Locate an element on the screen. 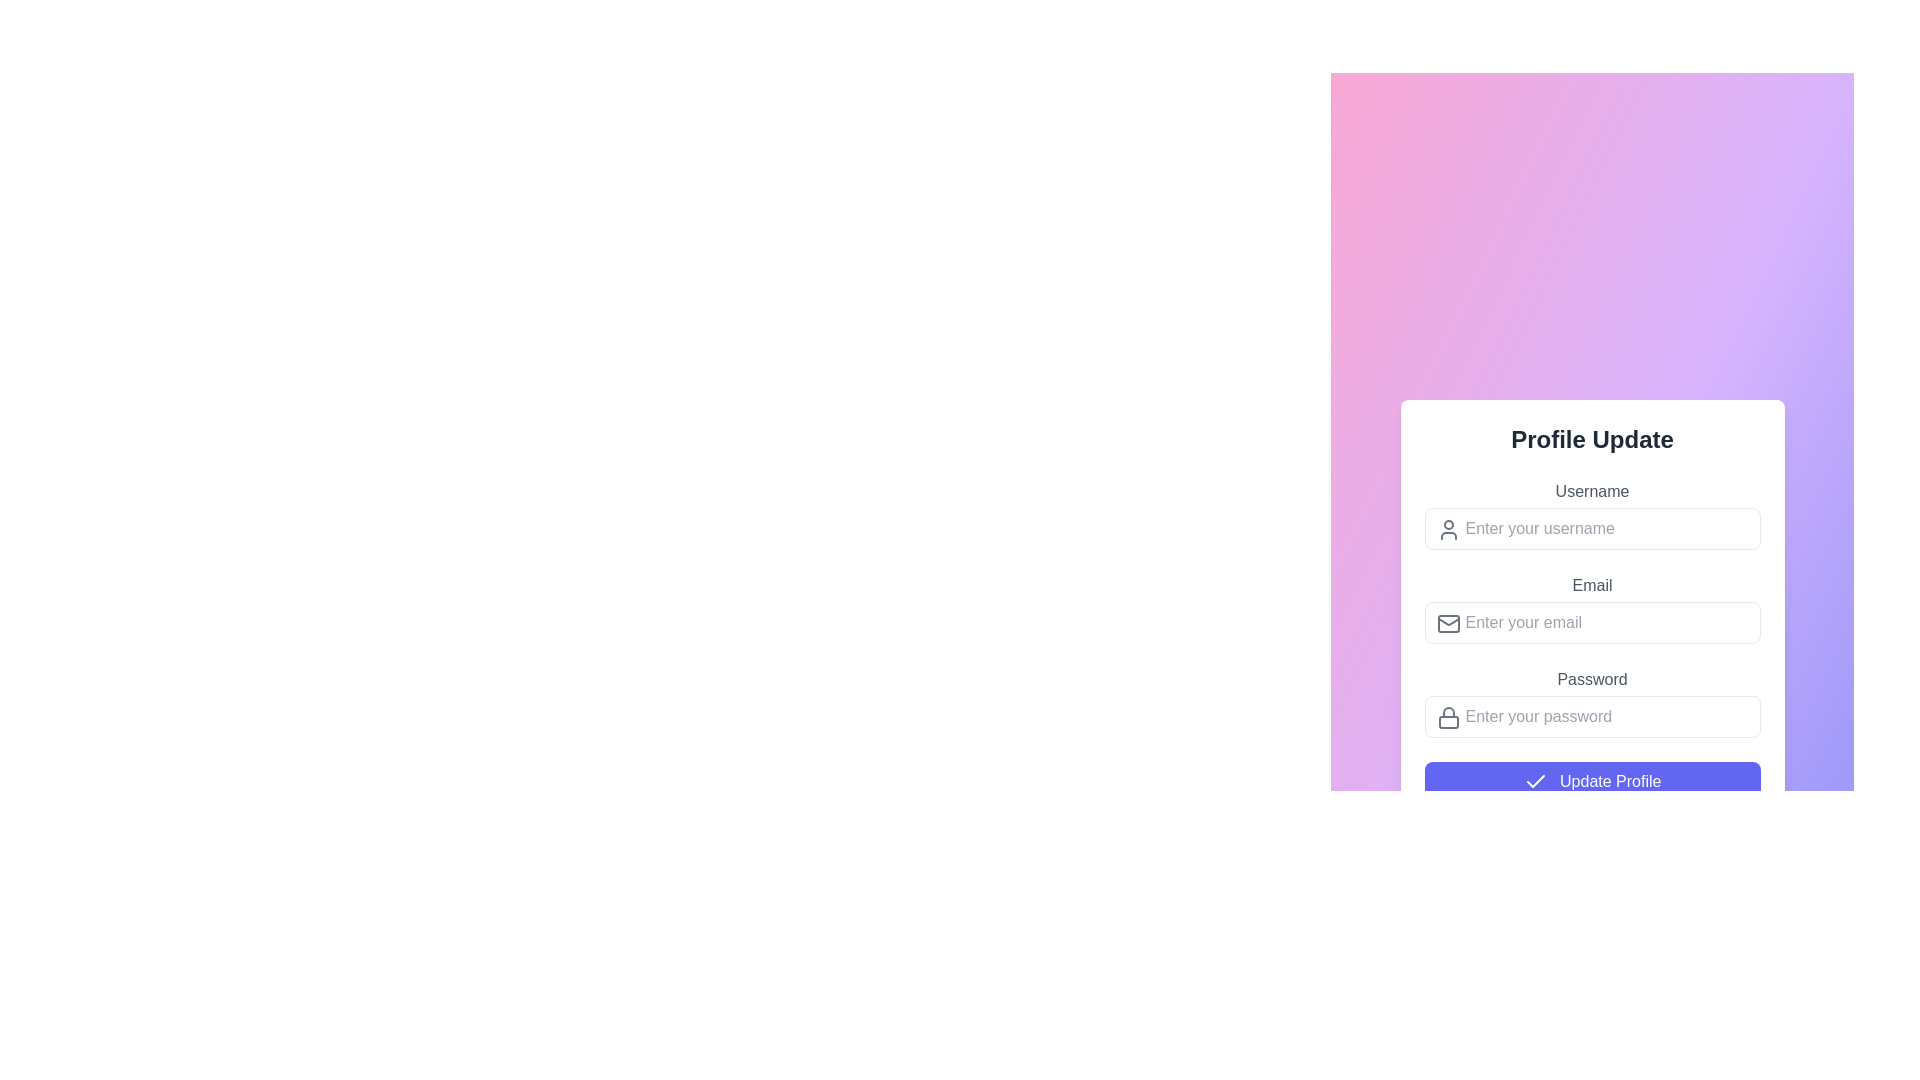  the 'Username' text input field is located at coordinates (1591, 527).